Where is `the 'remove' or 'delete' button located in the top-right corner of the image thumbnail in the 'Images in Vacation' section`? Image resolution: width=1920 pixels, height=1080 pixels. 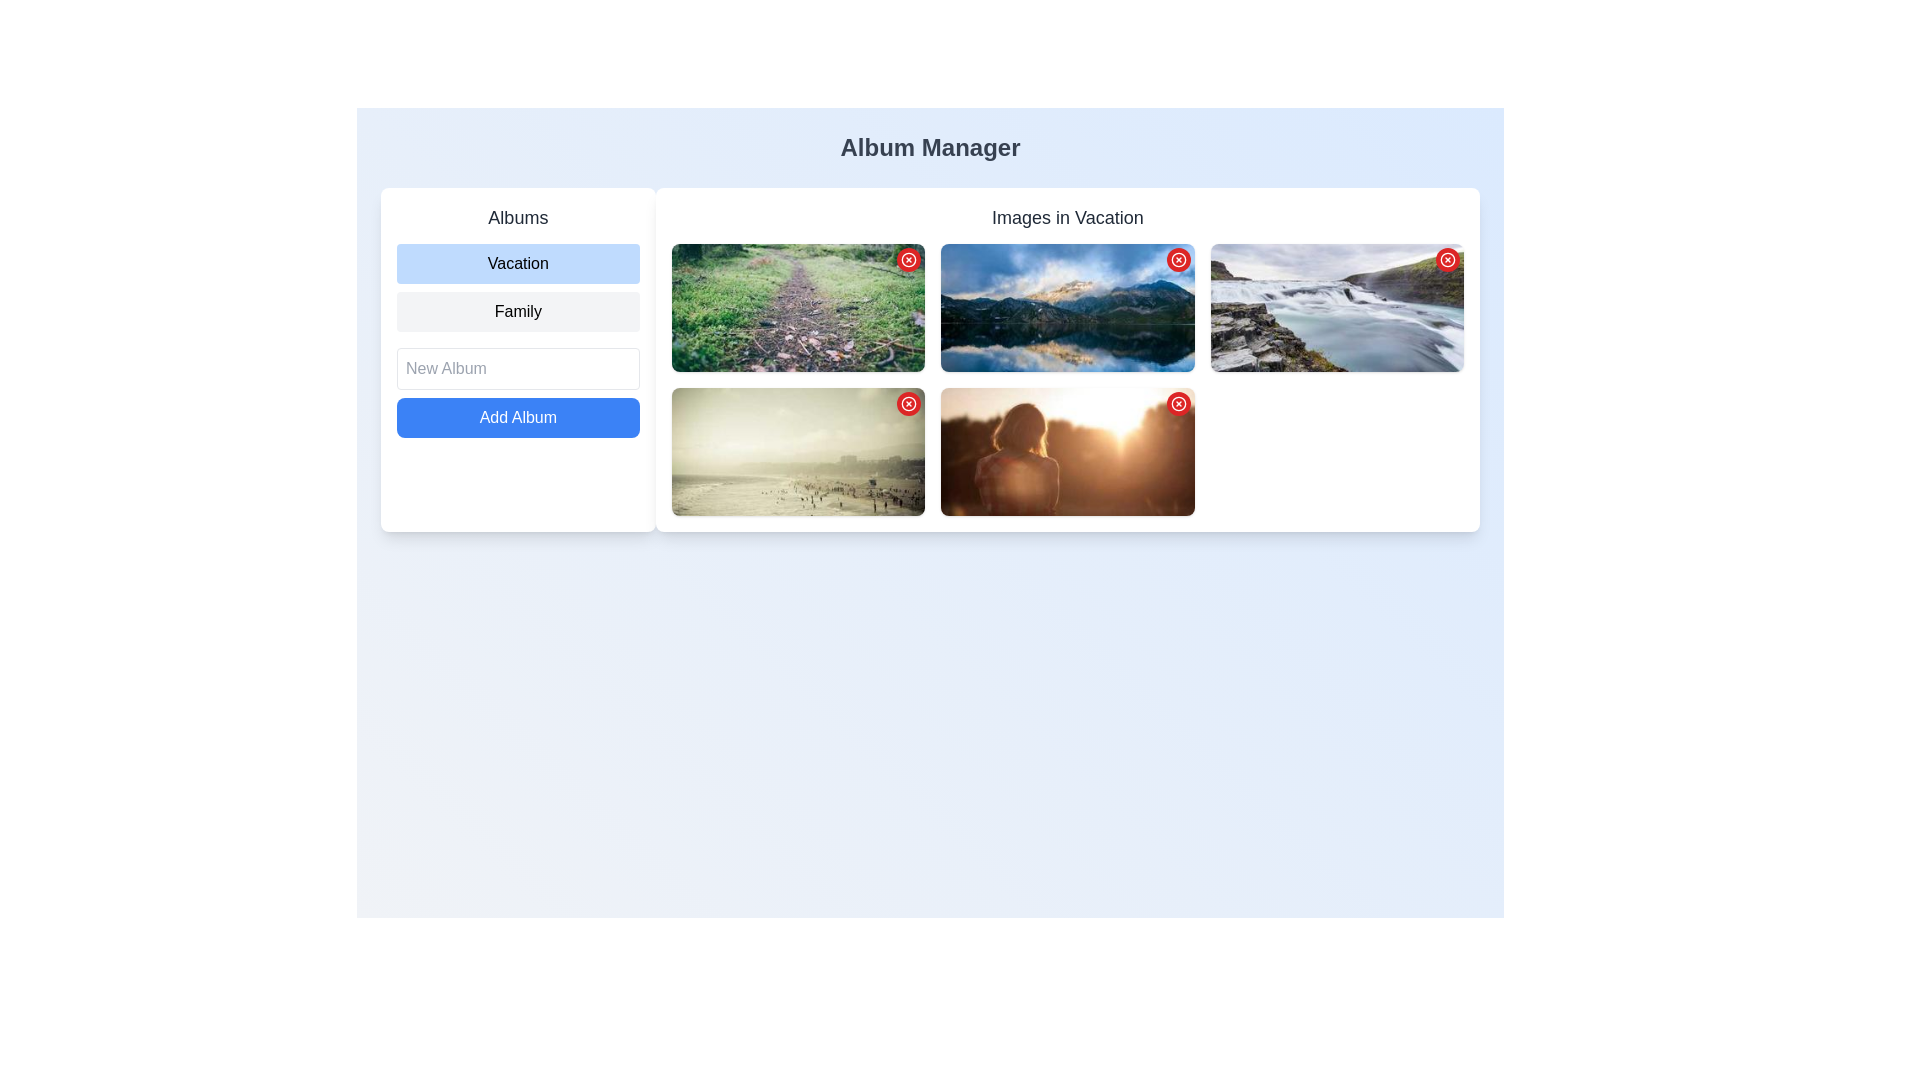 the 'remove' or 'delete' button located in the top-right corner of the image thumbnail in the 'Images in Vacation' section is located at coordinates (908, 404).